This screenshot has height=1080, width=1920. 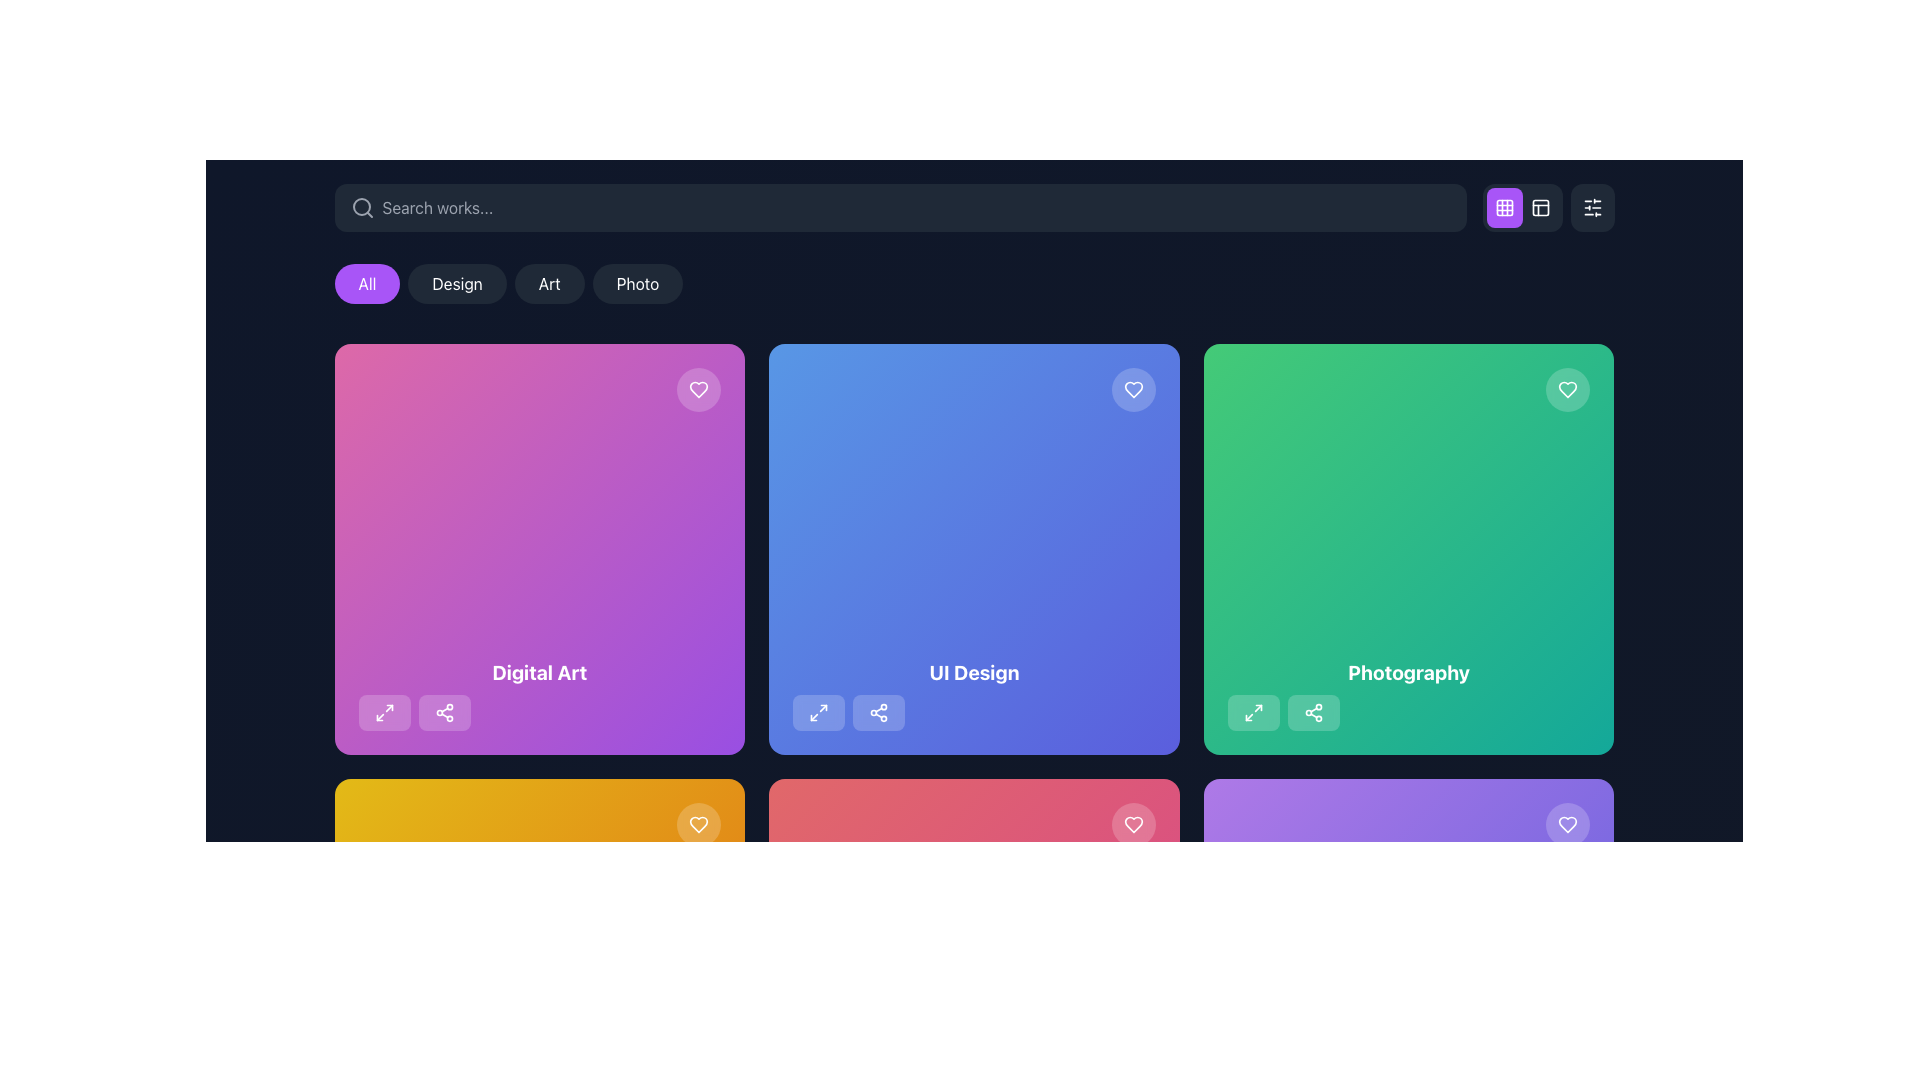 I want to click on the heart-shaped icon located at the center of the circular button in the top-right corner of the 'Digital Art' card, so click(x=699, y=389).